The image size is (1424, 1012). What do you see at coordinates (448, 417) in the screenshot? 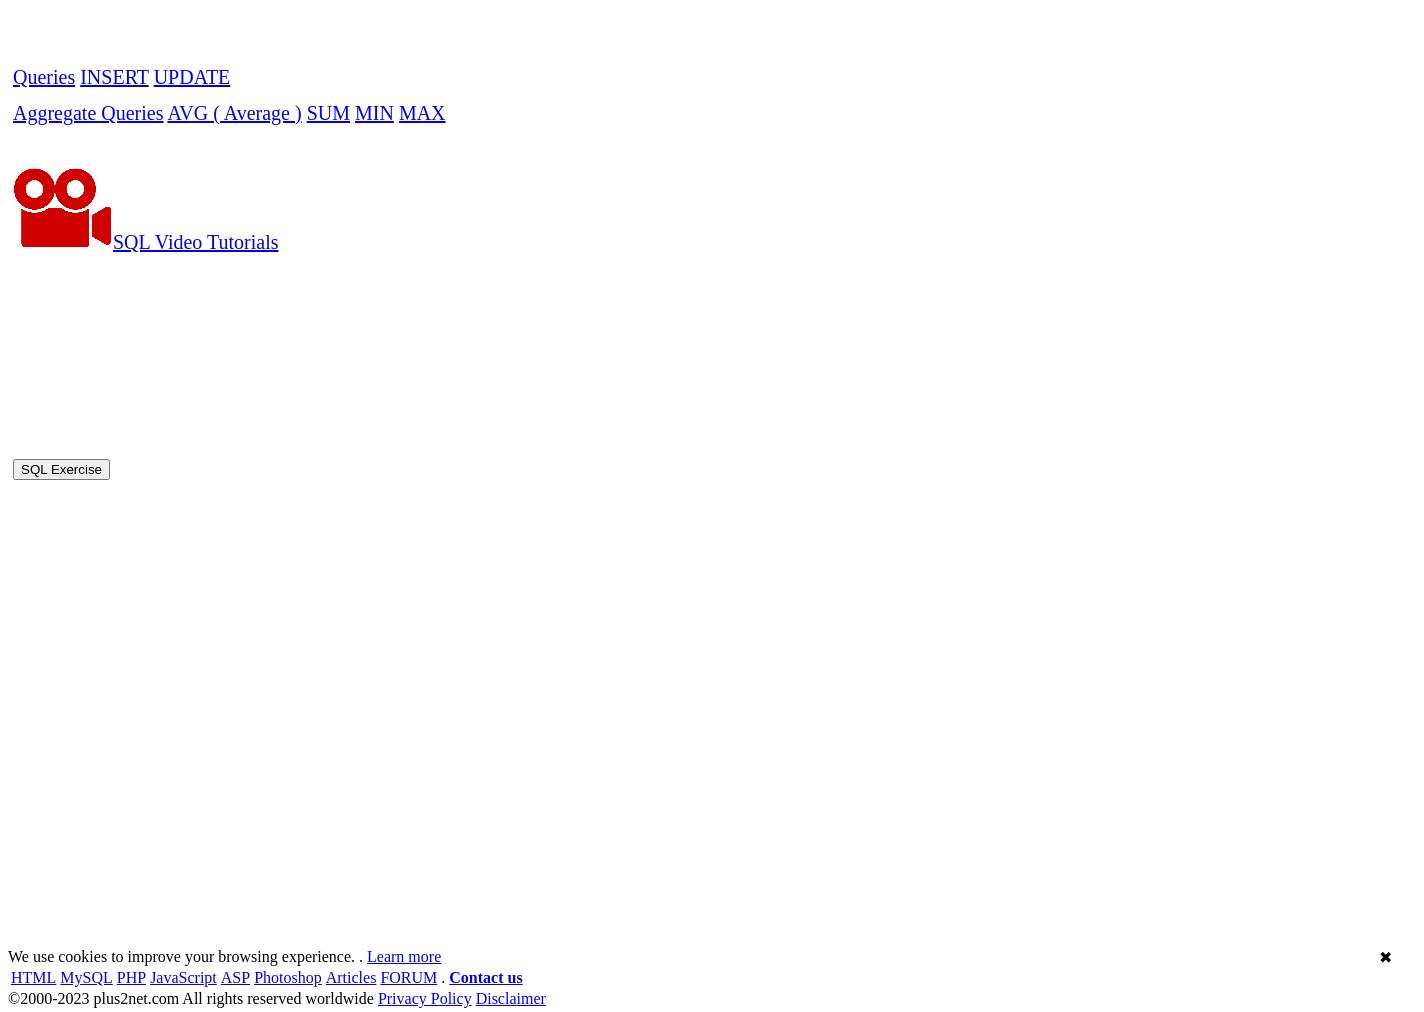
I see `'Contact us'` at bounding box center [448, 417].